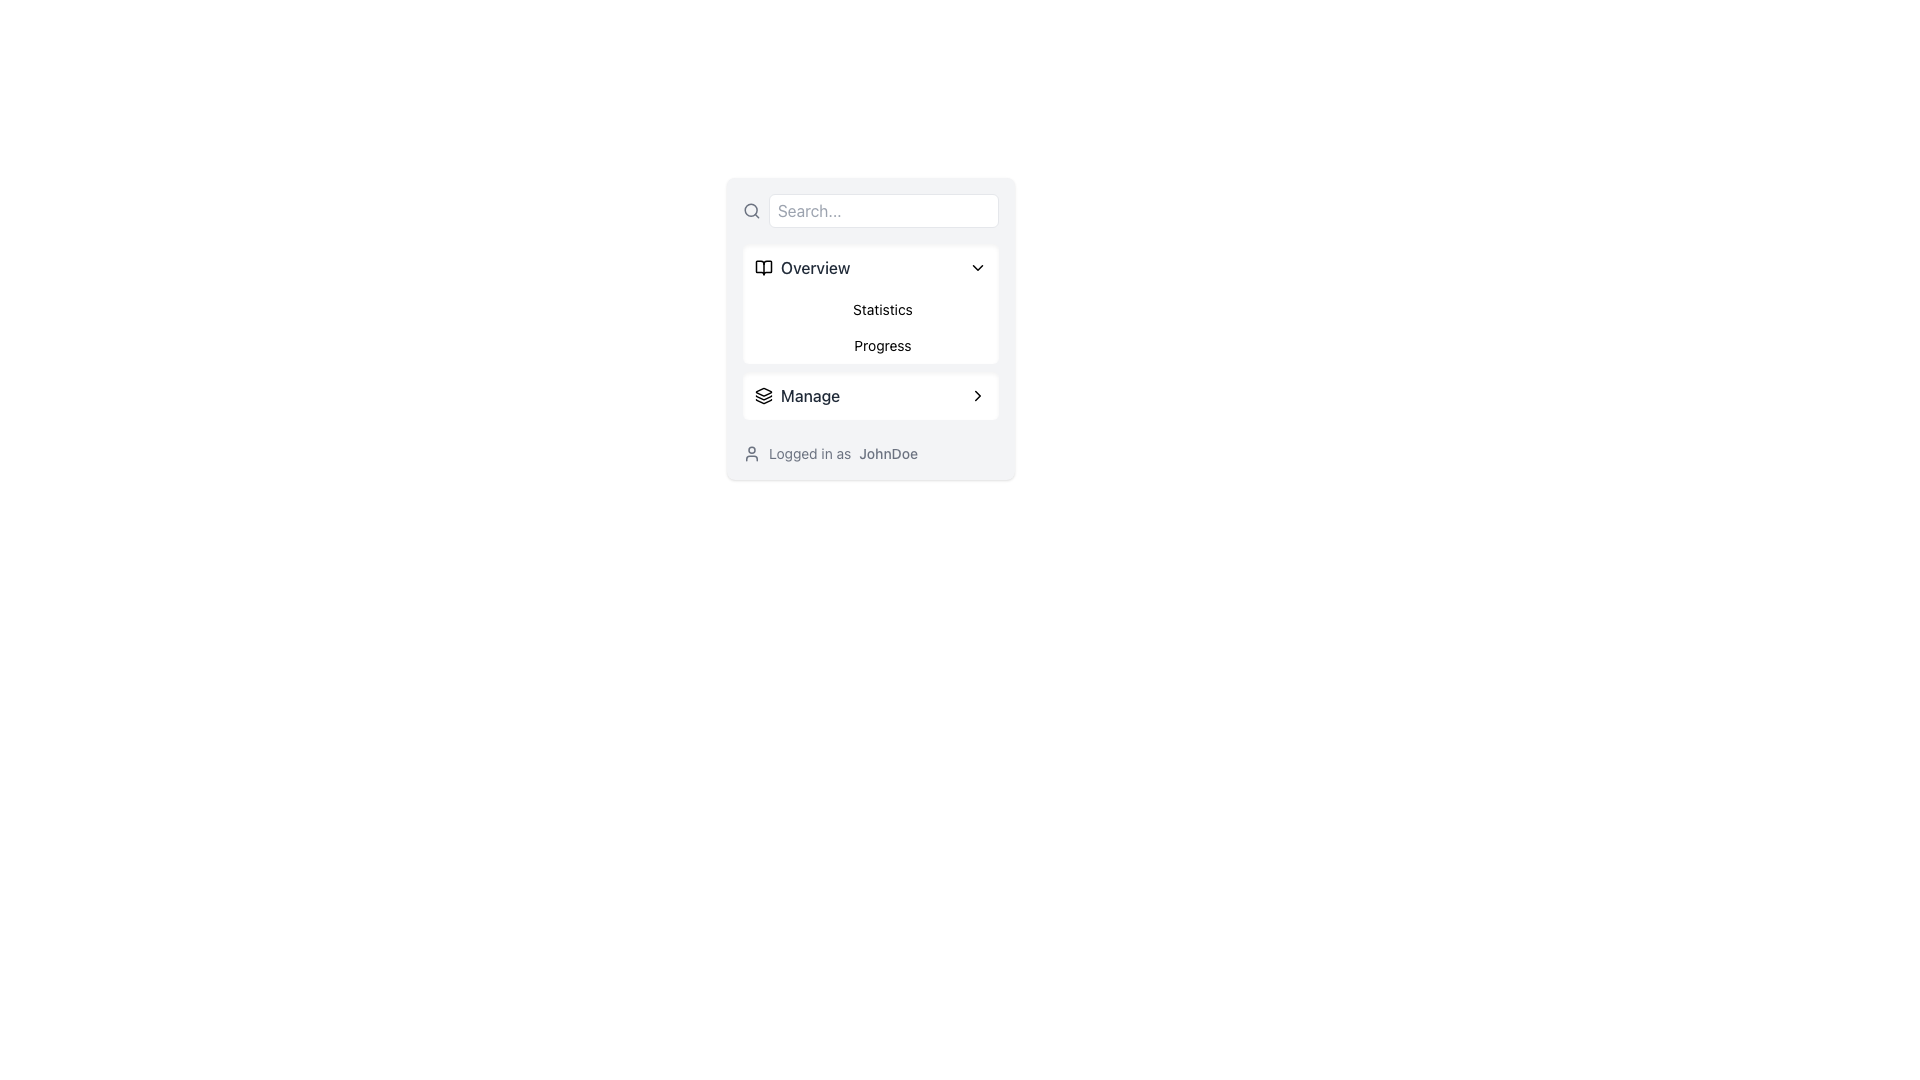  I want to click on the text element "JohnDoe" which is styled in a slightly bold font and appears as part of the user identification line following the phrase "Logged in as" in the bottom-right area of the sidebar, so click(887, 454).